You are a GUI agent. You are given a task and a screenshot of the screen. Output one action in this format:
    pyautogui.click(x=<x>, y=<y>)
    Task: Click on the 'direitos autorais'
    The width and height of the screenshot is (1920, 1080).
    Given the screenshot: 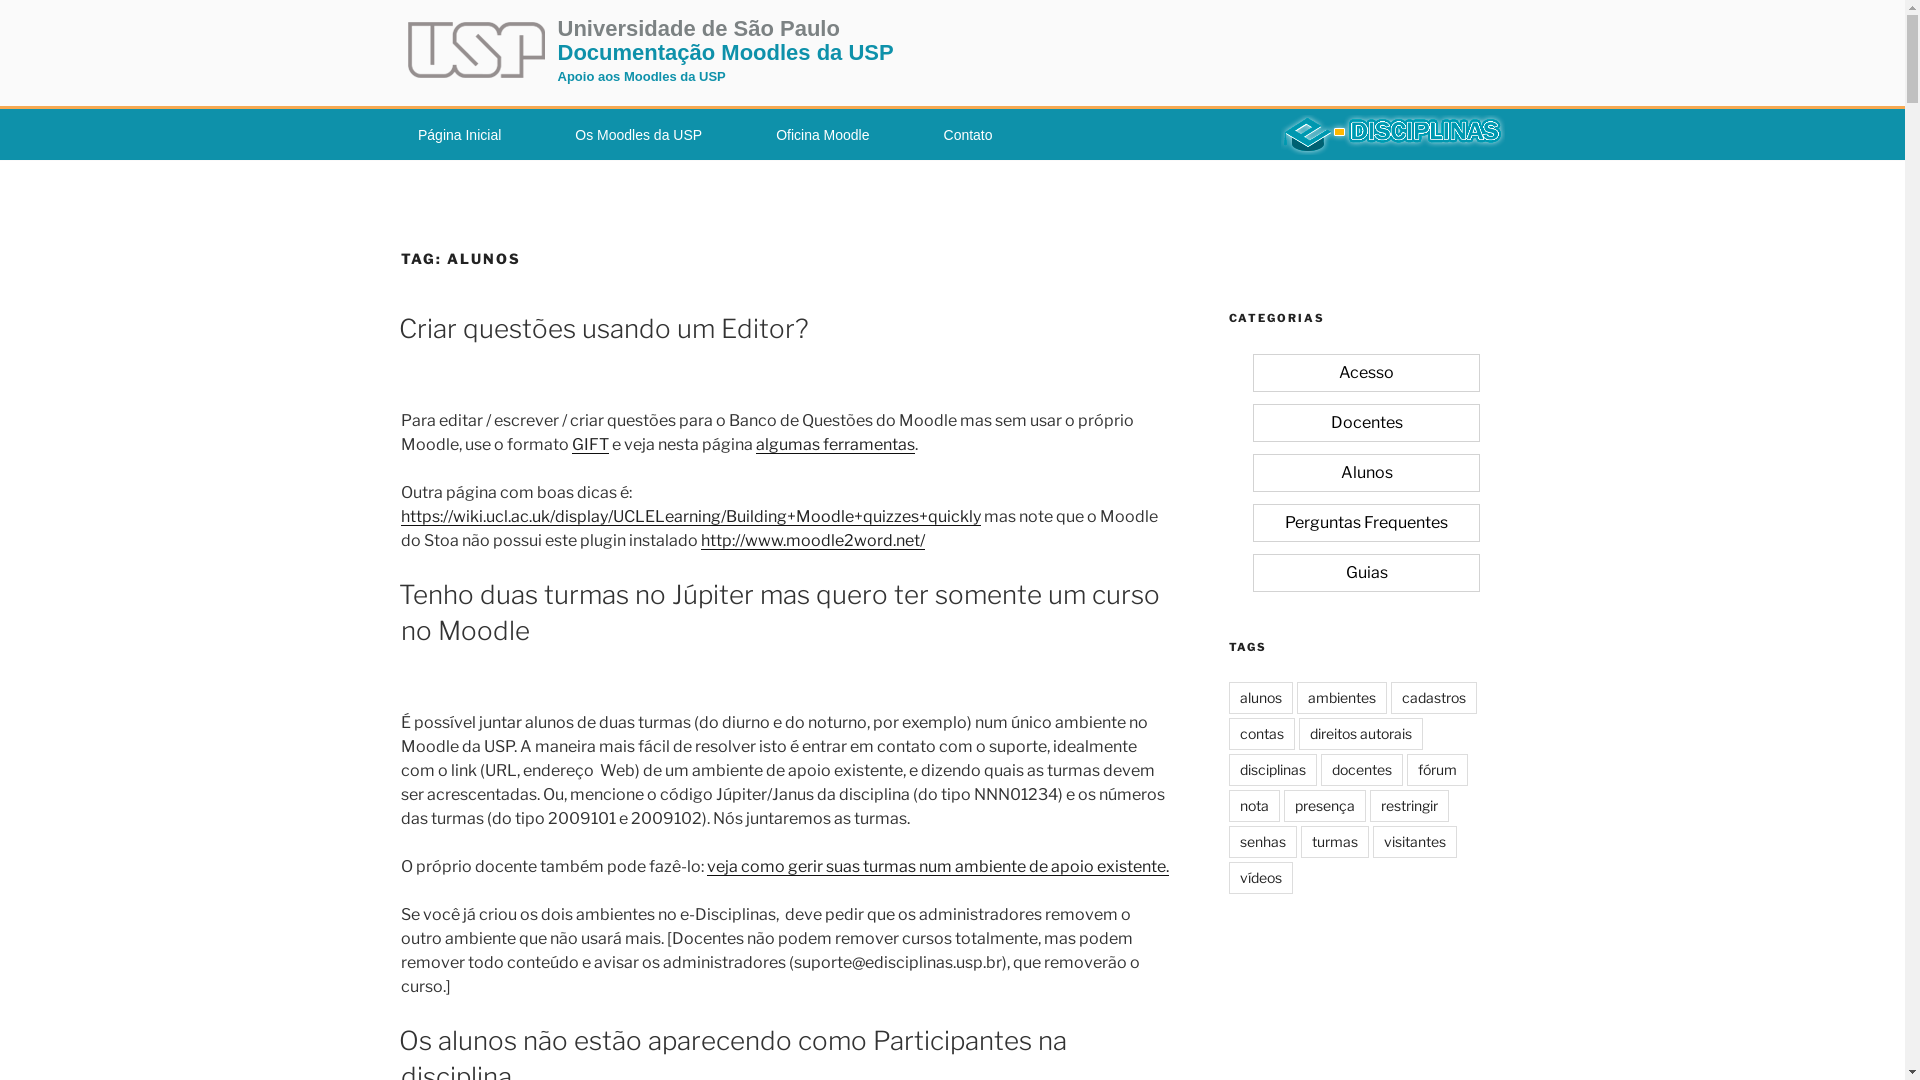 What is the action you would take?
    pyautogui.click(x=1359, y=733)
    